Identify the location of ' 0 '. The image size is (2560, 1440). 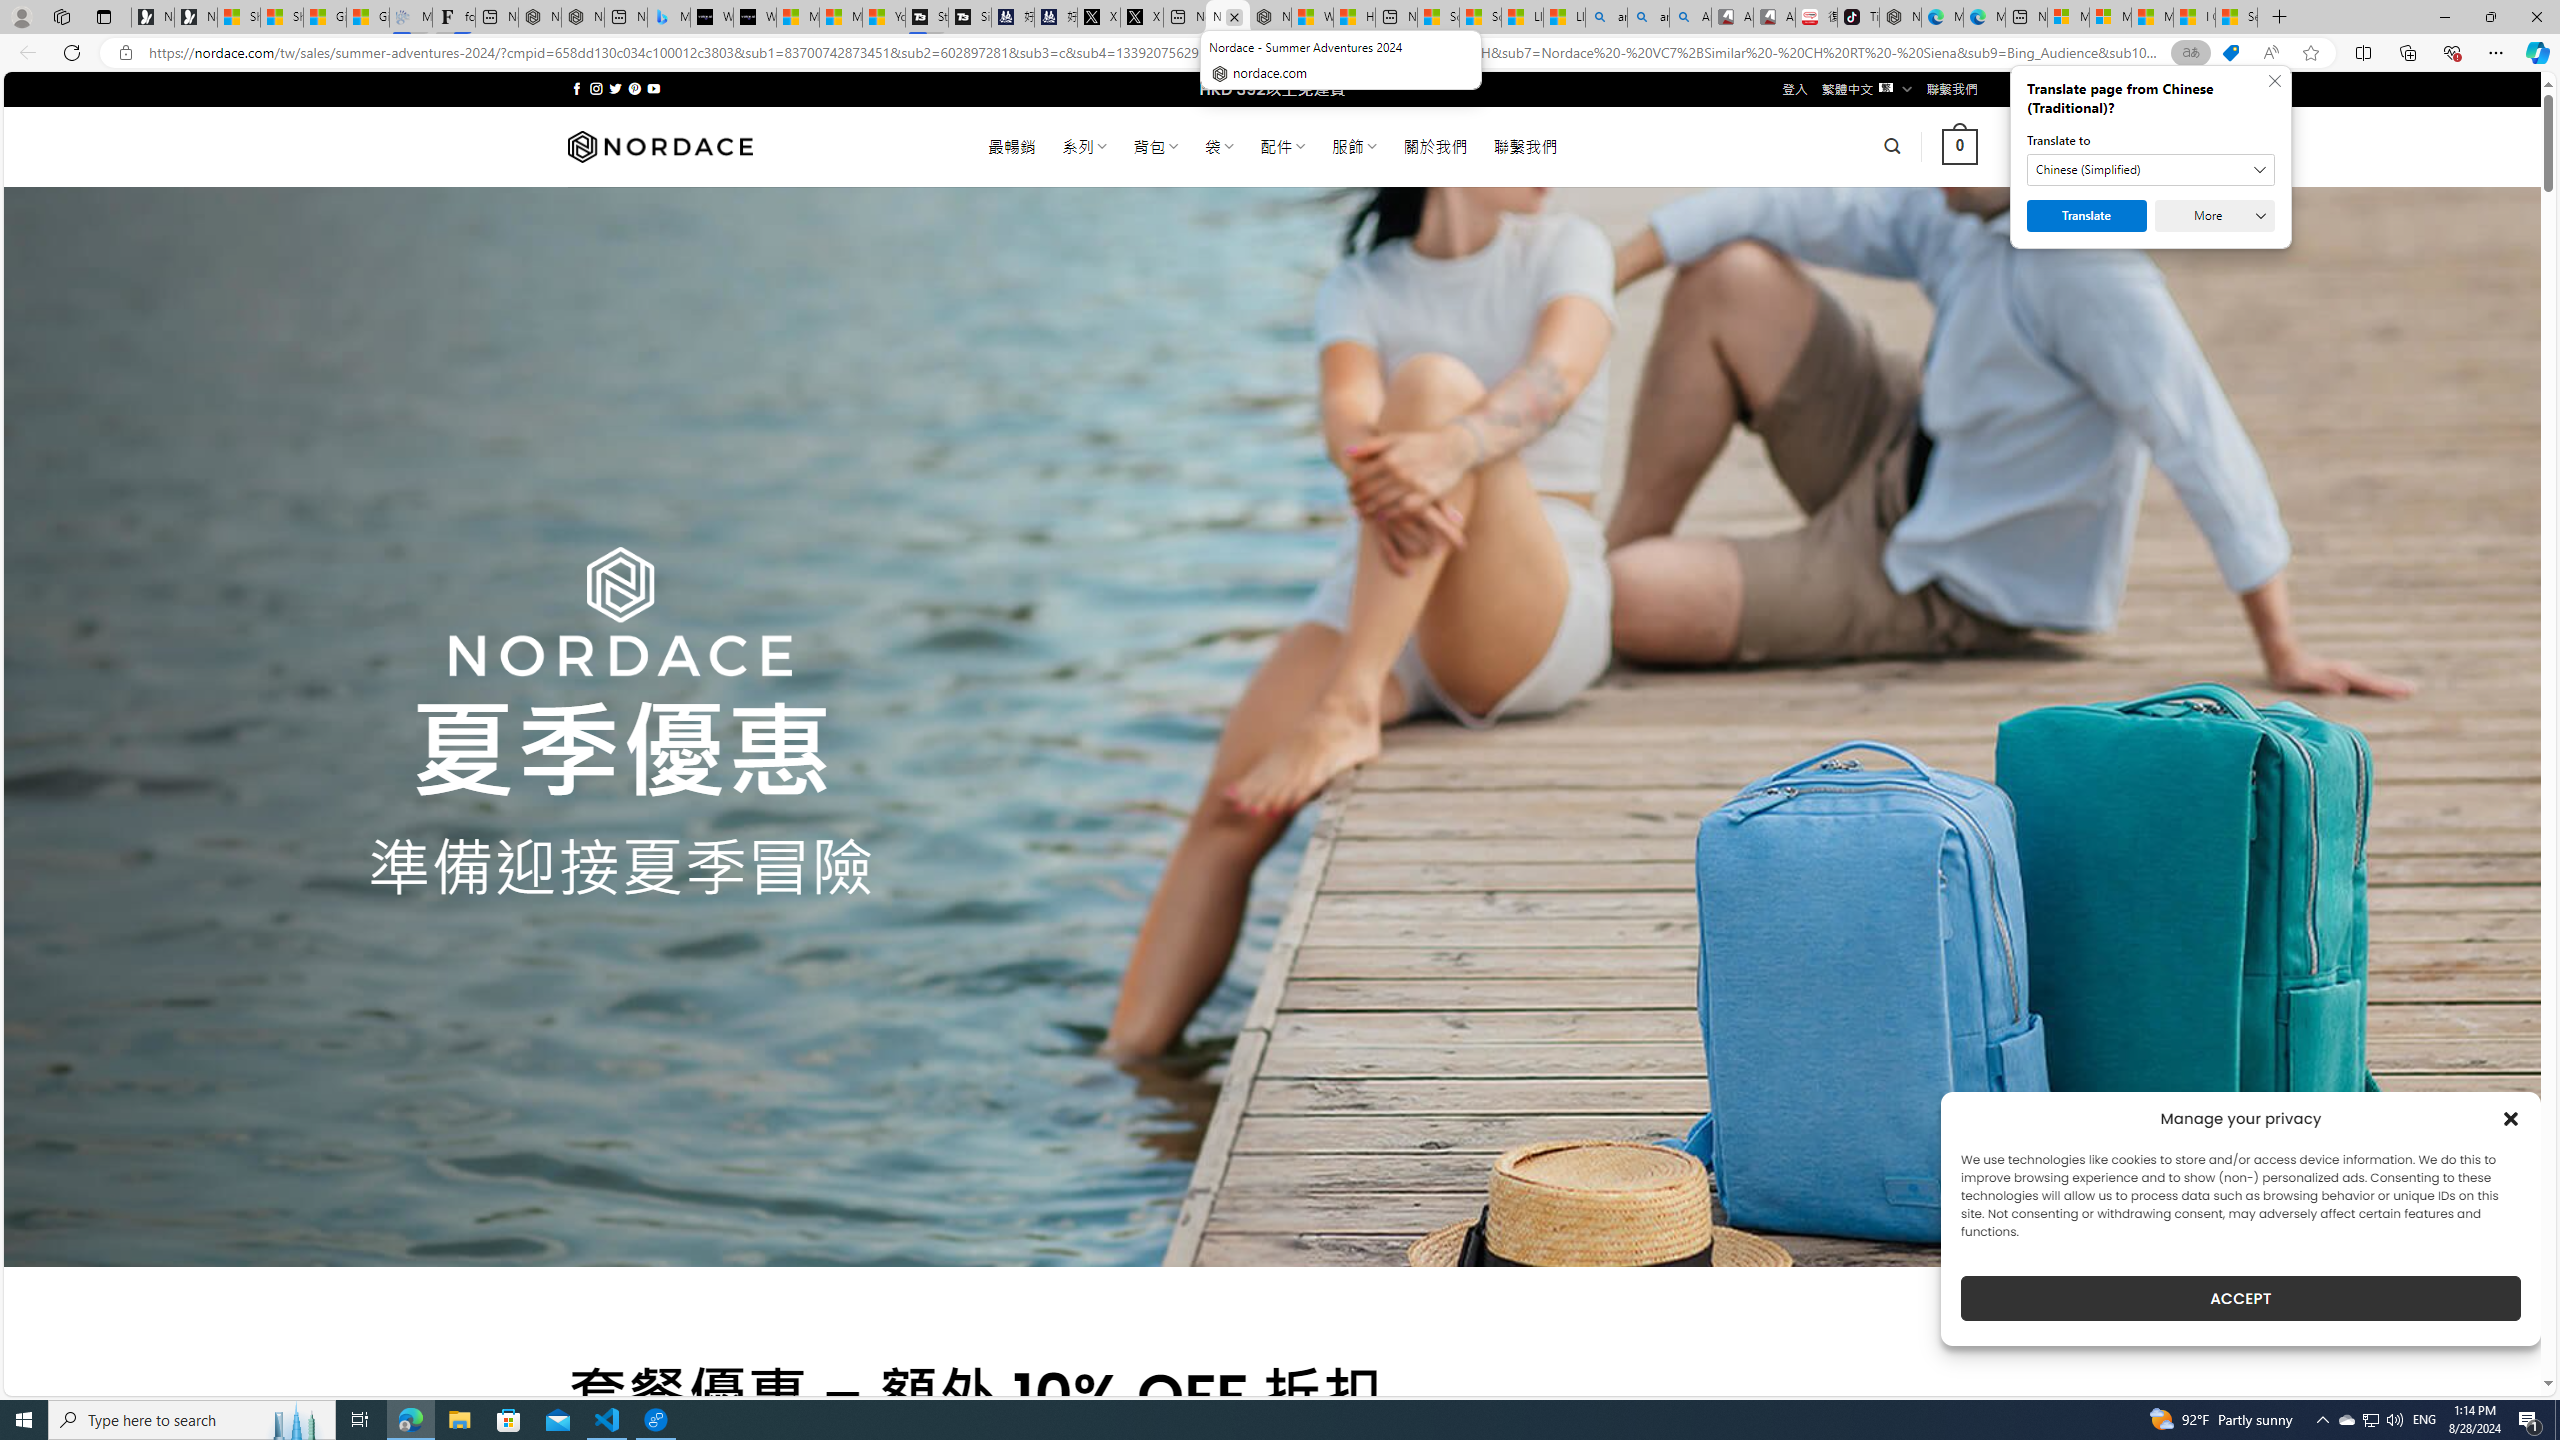
(1960, 145).